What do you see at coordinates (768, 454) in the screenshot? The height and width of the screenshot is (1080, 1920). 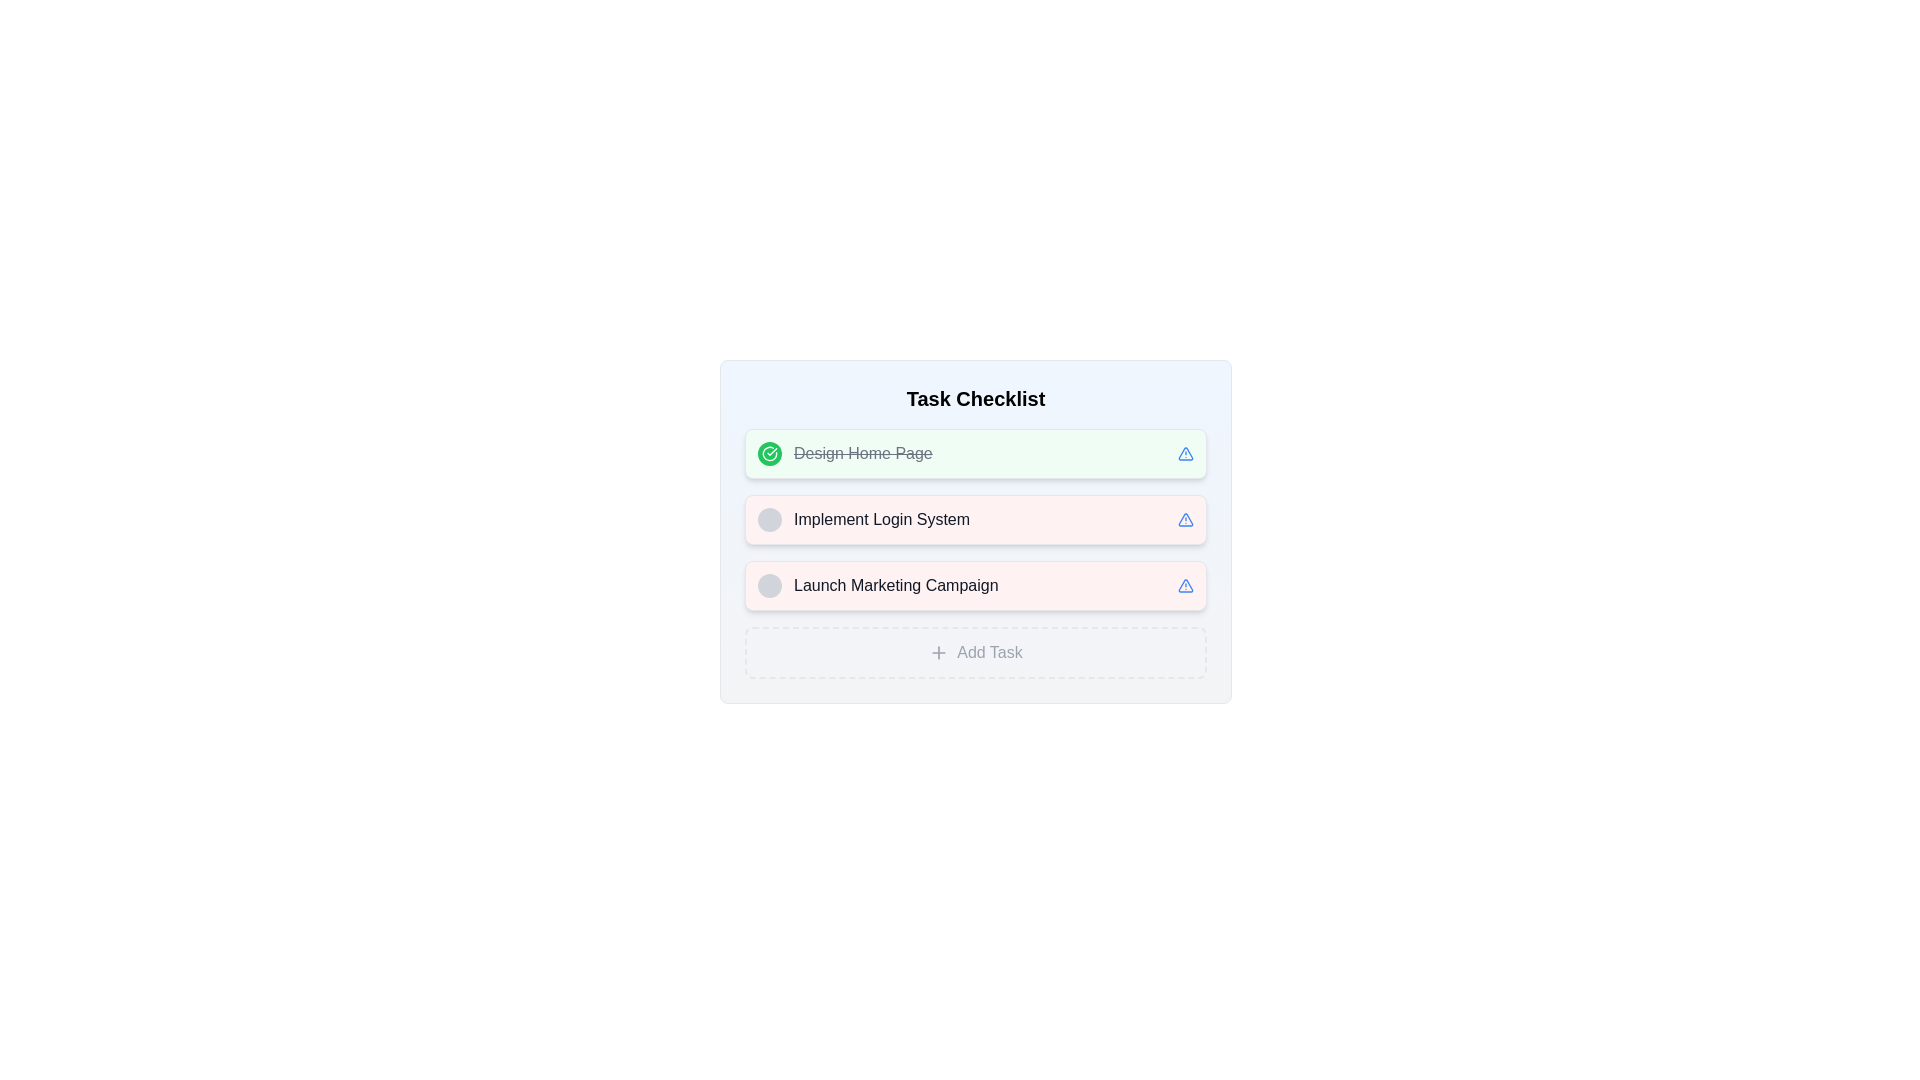 I see `the Icon button located to the left of the text 'Design Home Page' in the first item of the checklist named 'Task Checklist'` at bounding box center [768, 454].